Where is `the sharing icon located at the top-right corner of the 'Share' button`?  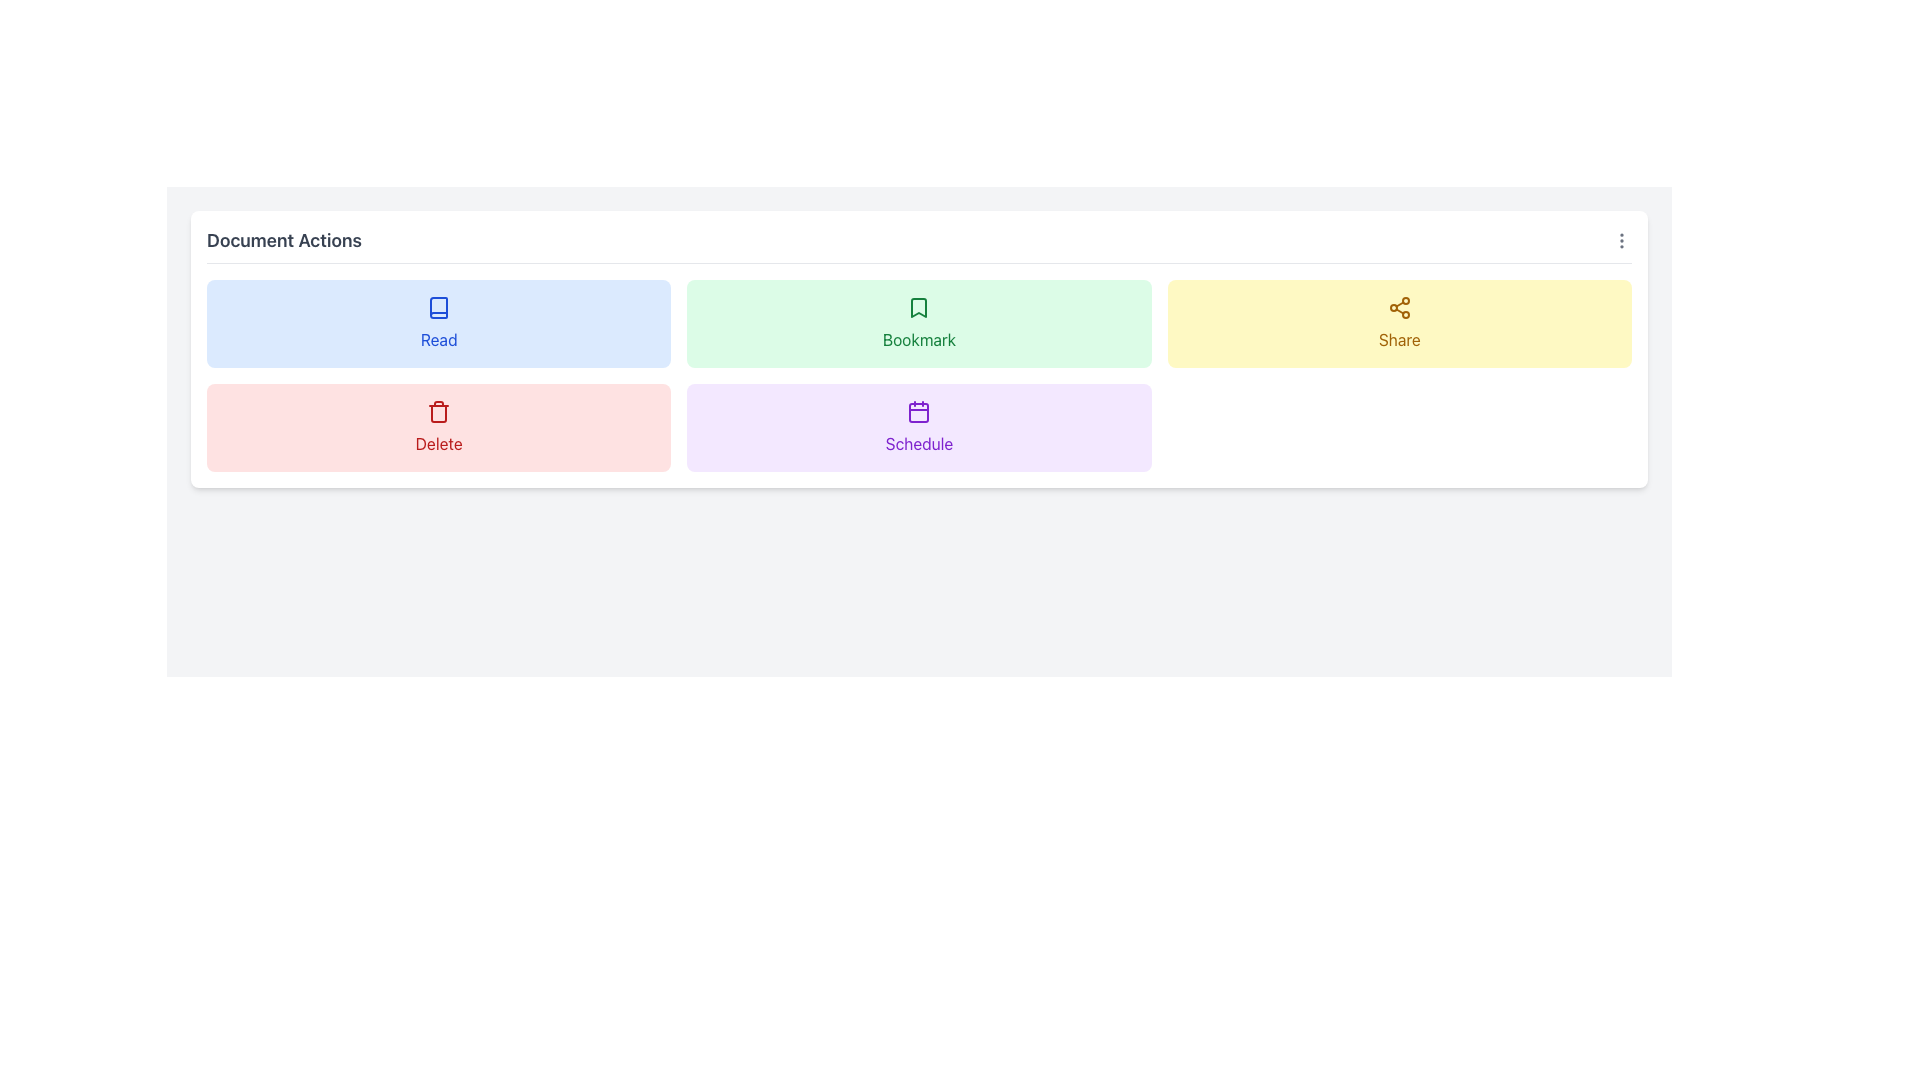 the sharing icon located at the top-right corner of the 'Share' button is located at coordinates (1398, 308).